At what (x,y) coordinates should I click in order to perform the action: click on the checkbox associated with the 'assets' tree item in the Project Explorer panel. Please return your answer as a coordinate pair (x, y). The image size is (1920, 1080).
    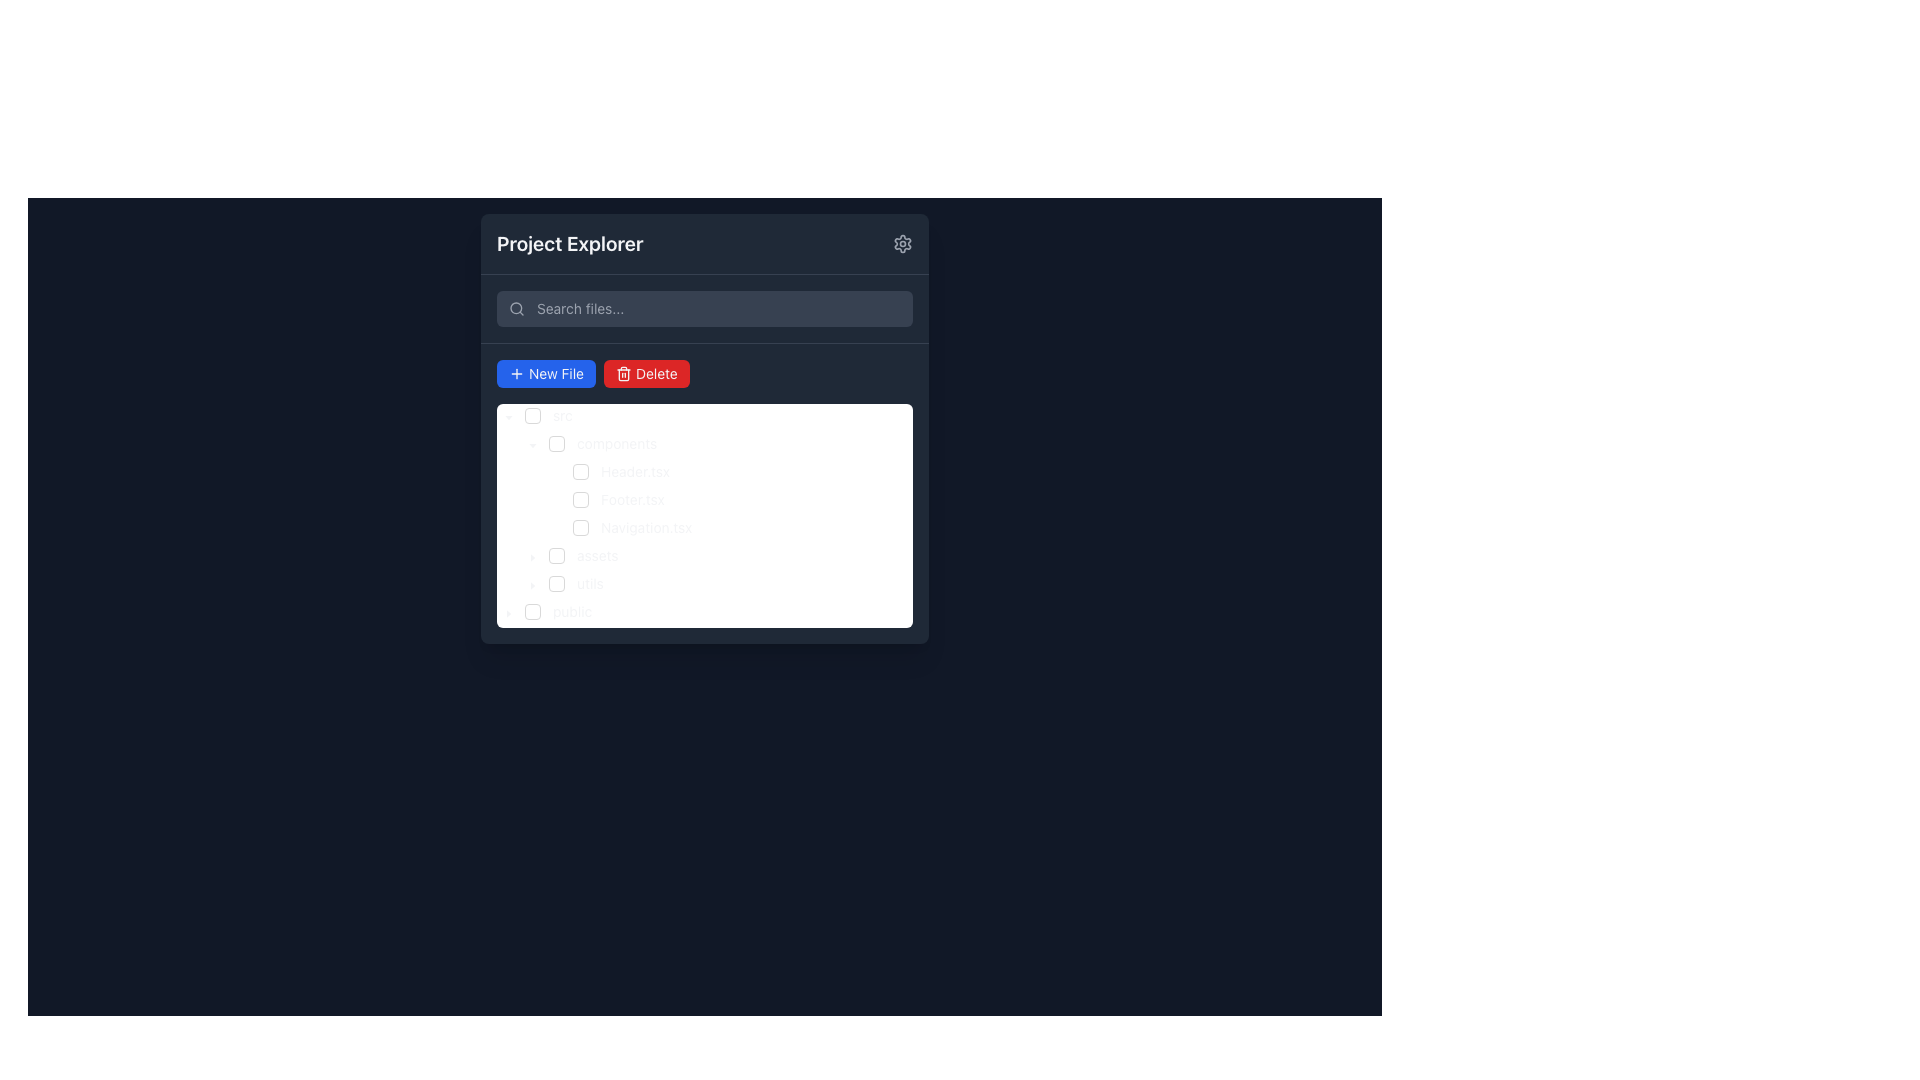
    Looking at the image, I should click on (560, 555).